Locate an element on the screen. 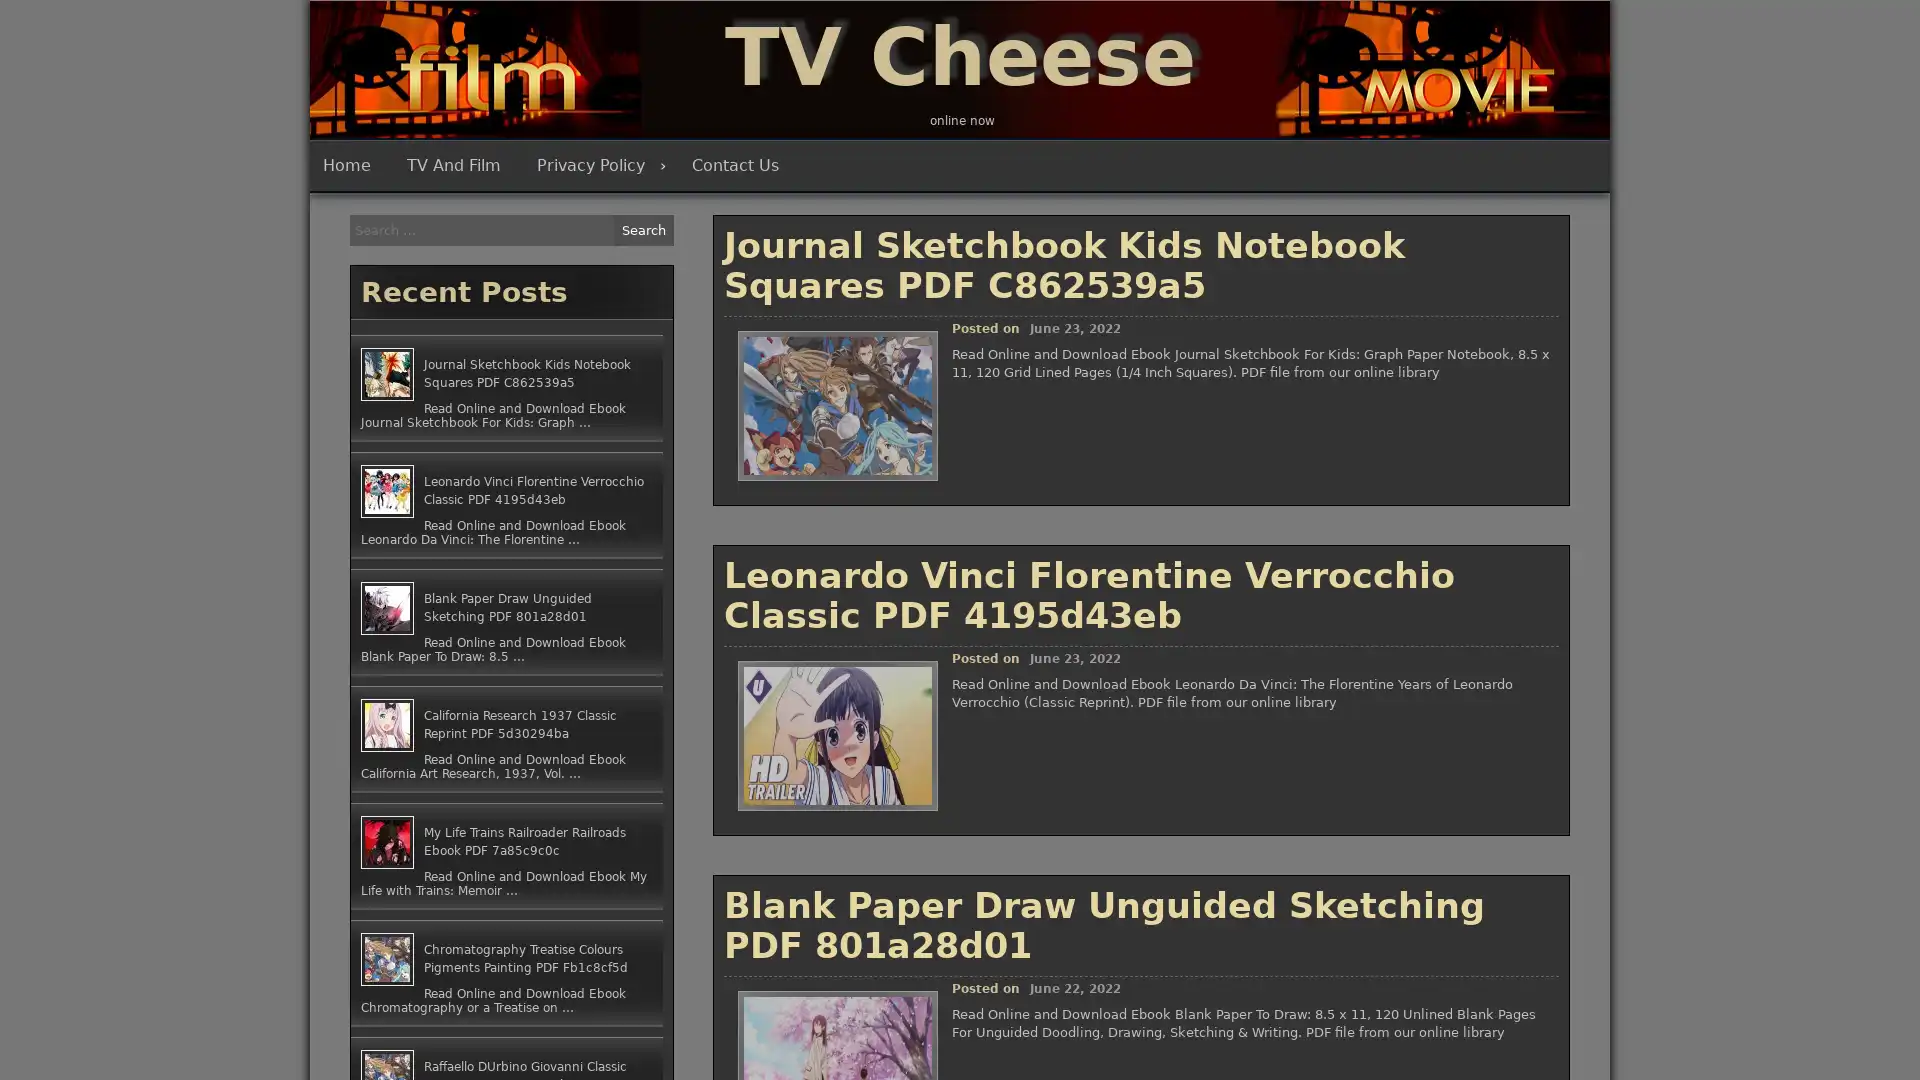 The height and width of the screenshot is (1080, 1920). Search is located at coordinates (643, 229).